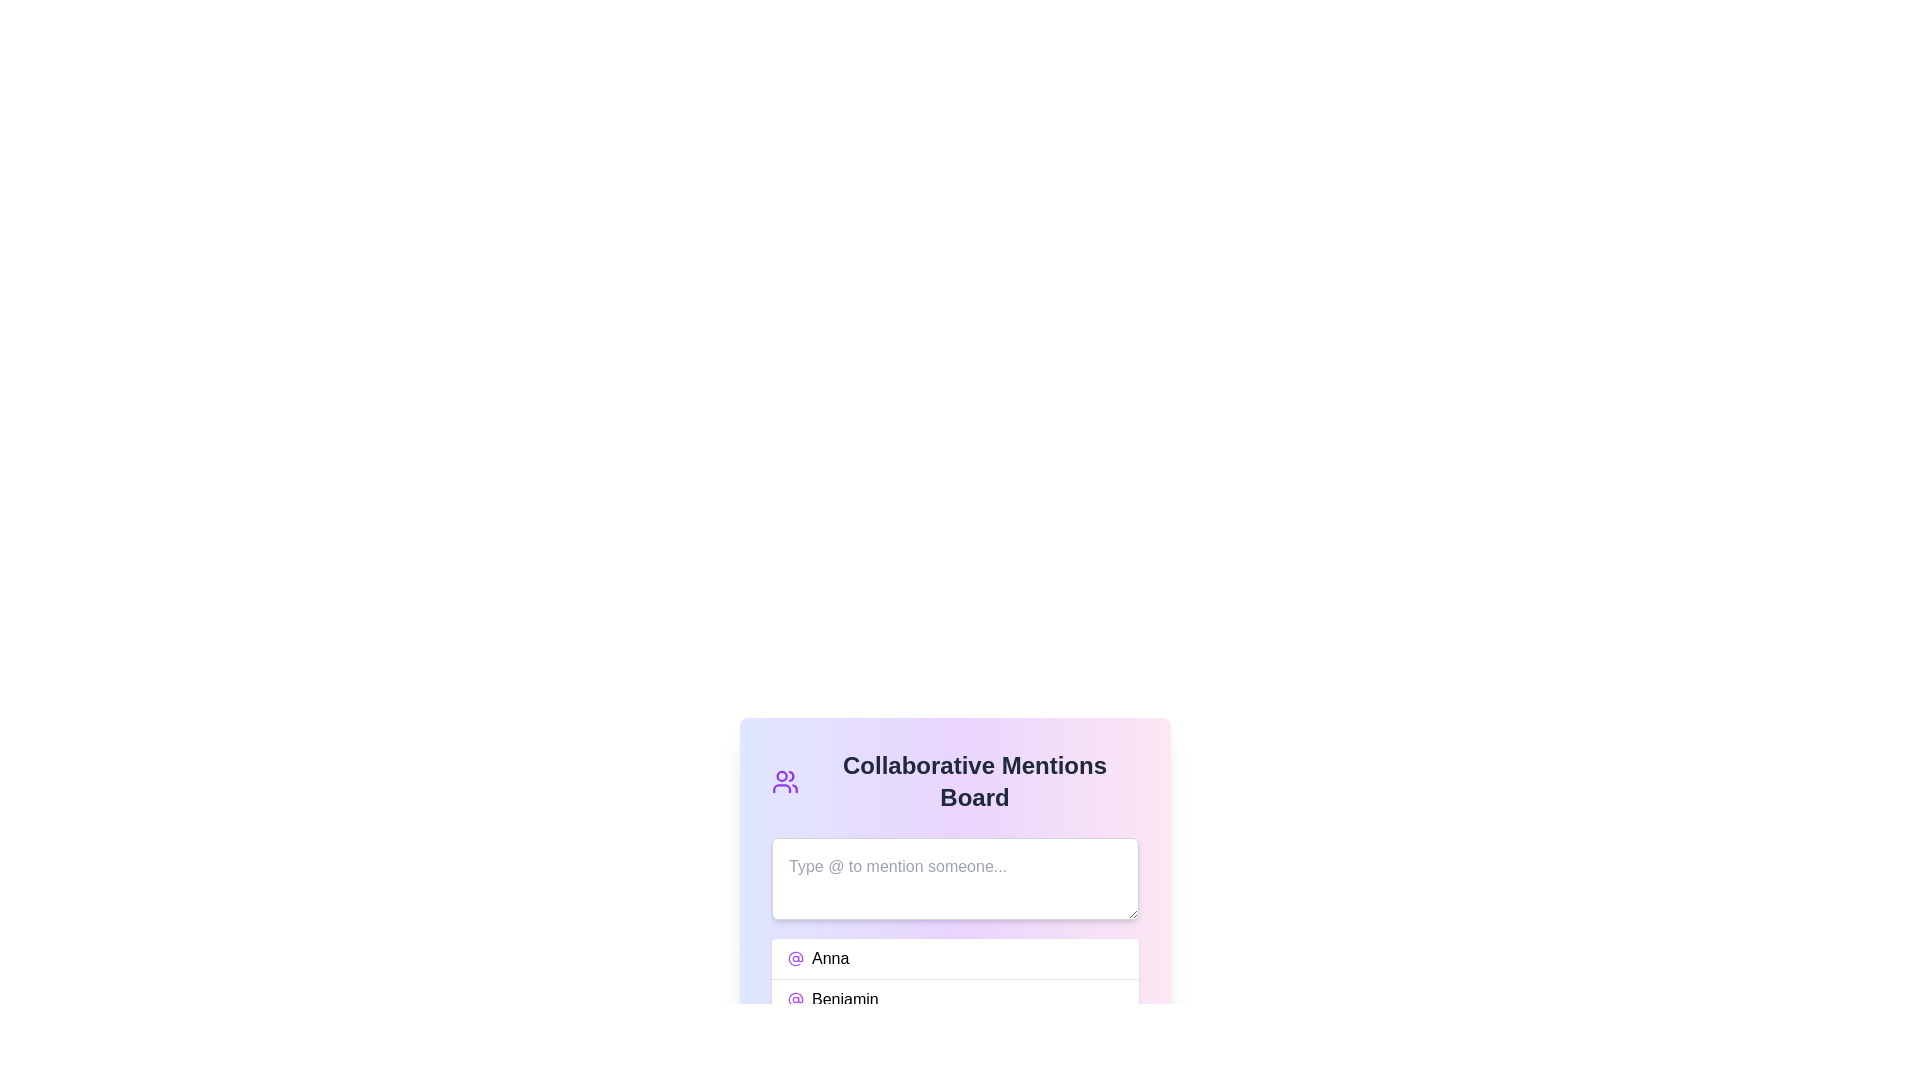 The width and height of the screenshot is (1920, 1080). What do you see at coordinates (974, 781) in the screenshot?
I see `text heading element displaying 'Collaborative Mentions Board' which is prominently positioned at the top of the section with a bold and large font` at bounding box center [974, 781].